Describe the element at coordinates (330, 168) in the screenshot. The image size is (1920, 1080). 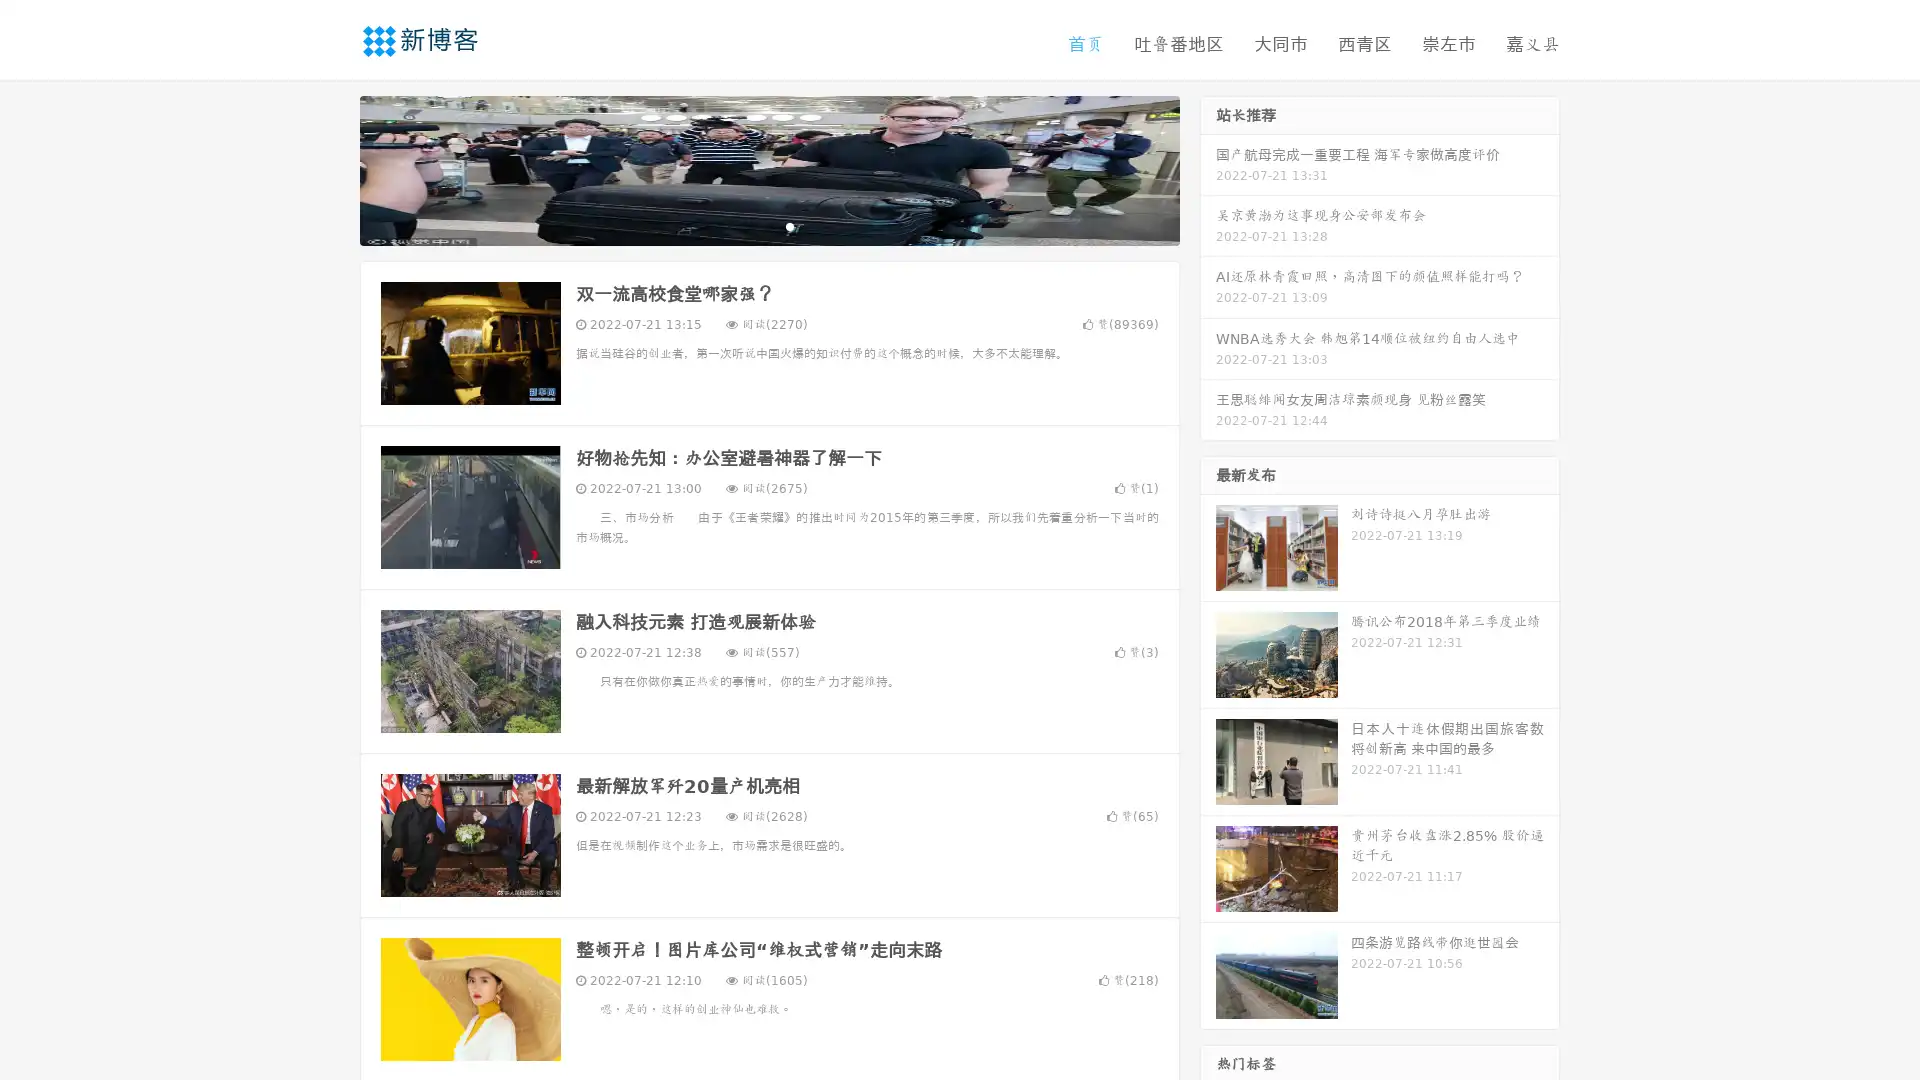
I see `Previous slide` at that location.